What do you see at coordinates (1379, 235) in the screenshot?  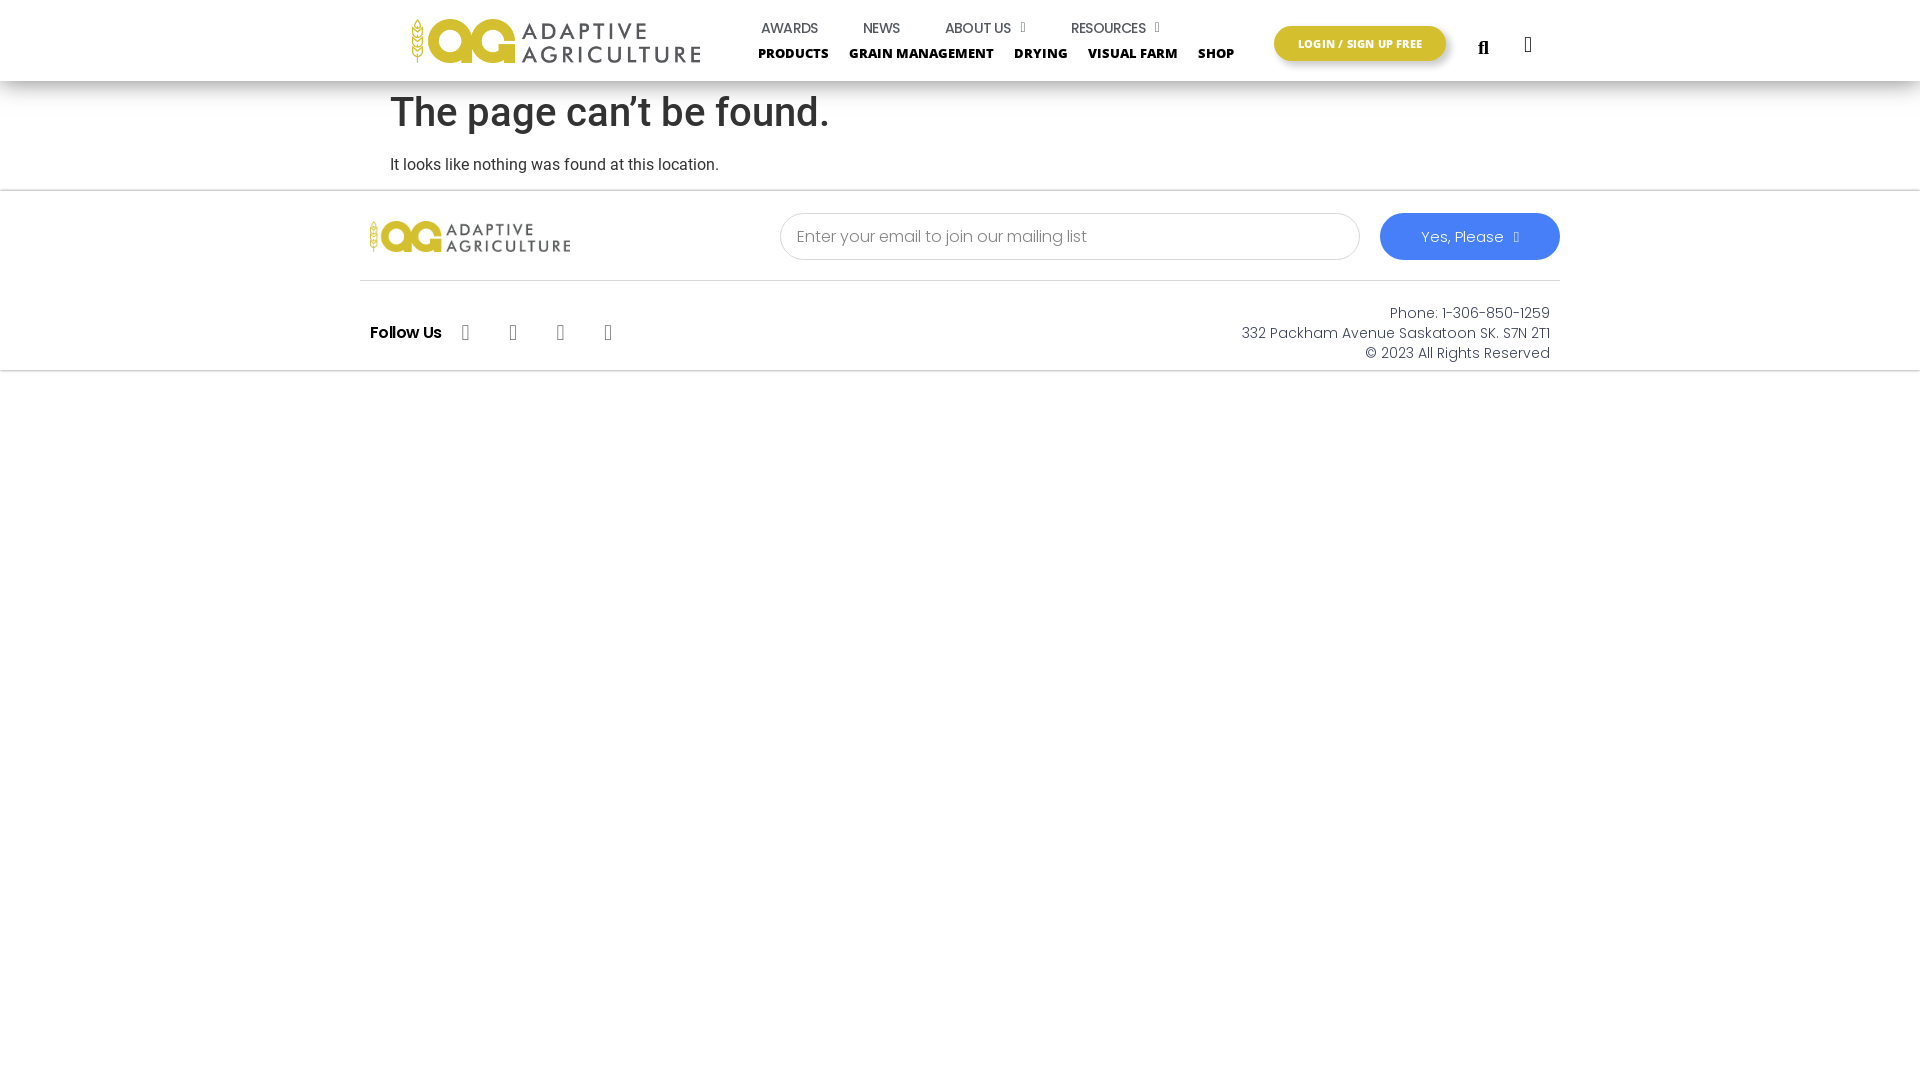 I see `'Yes, Please'` at bounding box center [1379, 235].